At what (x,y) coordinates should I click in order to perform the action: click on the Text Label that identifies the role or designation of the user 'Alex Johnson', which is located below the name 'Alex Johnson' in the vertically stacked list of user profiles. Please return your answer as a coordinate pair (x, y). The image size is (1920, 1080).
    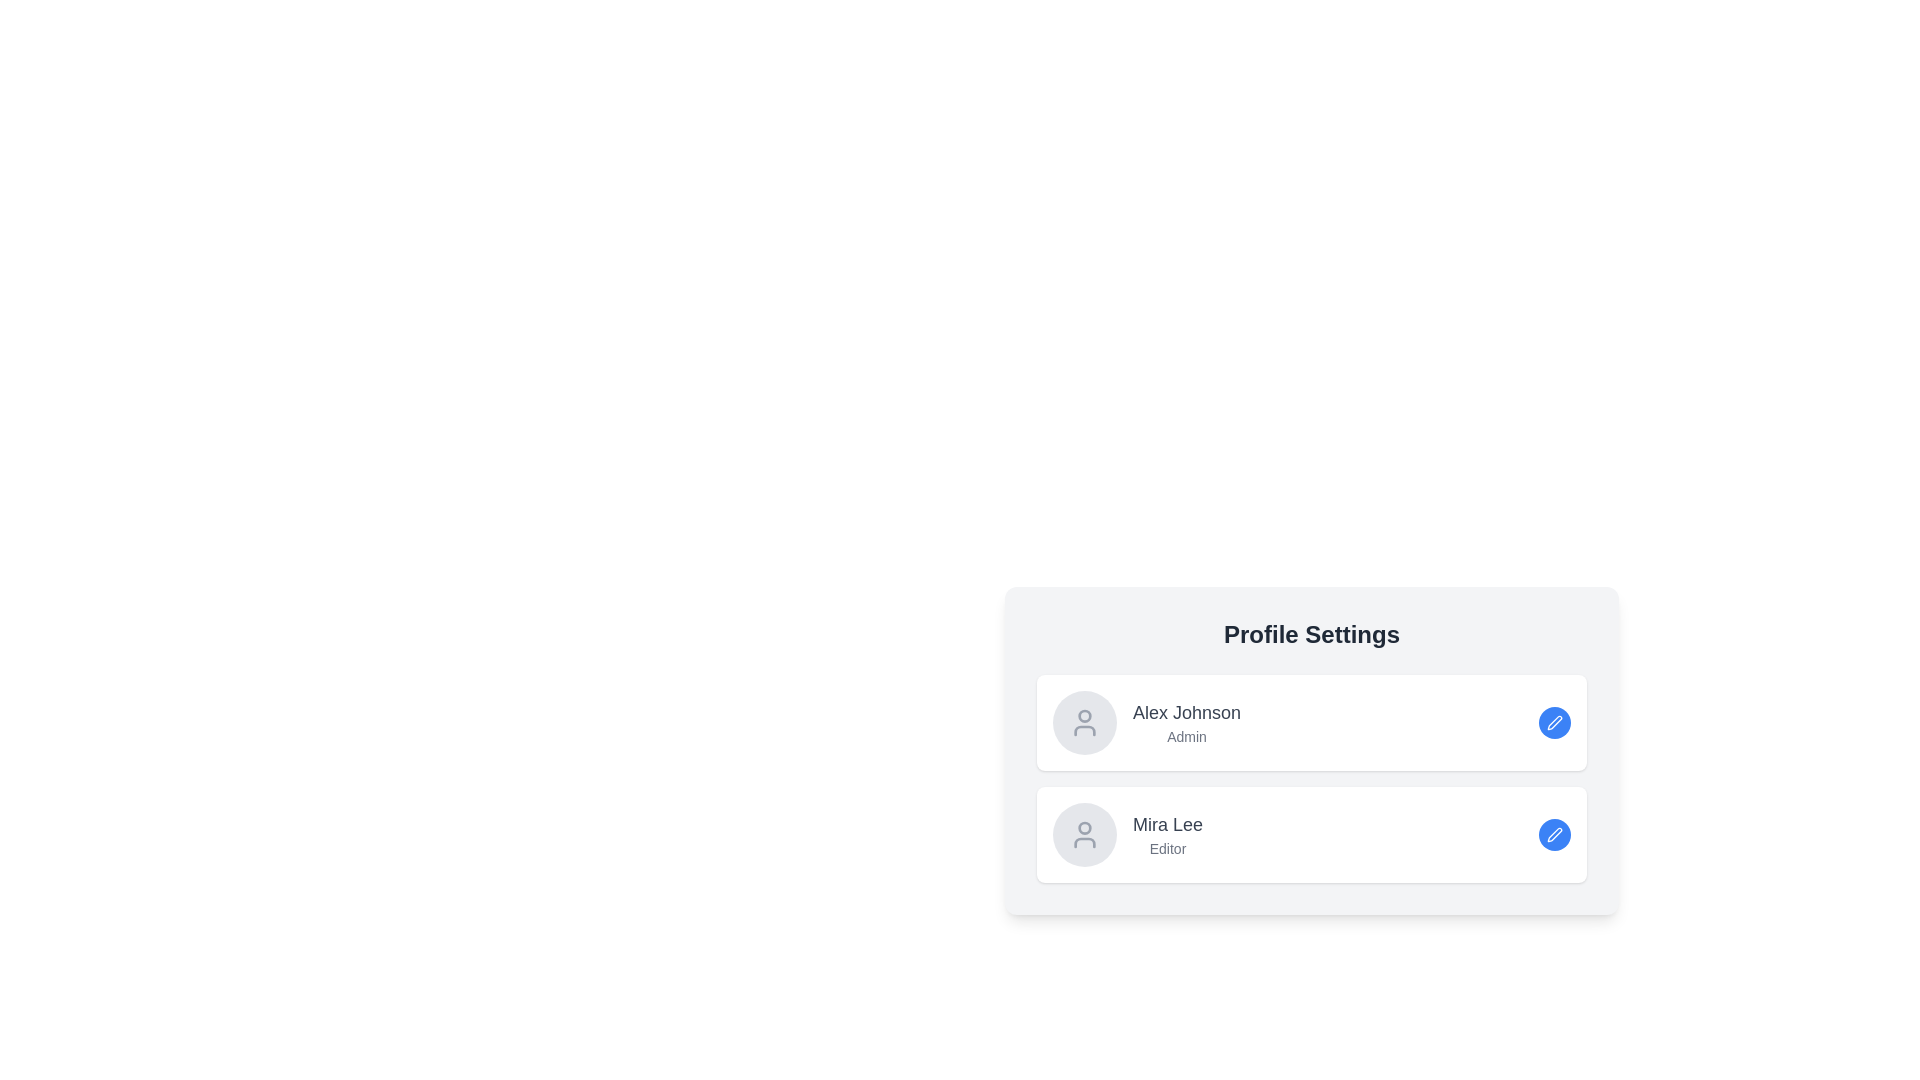
    Looking at the image, I should click on (1186, 736).